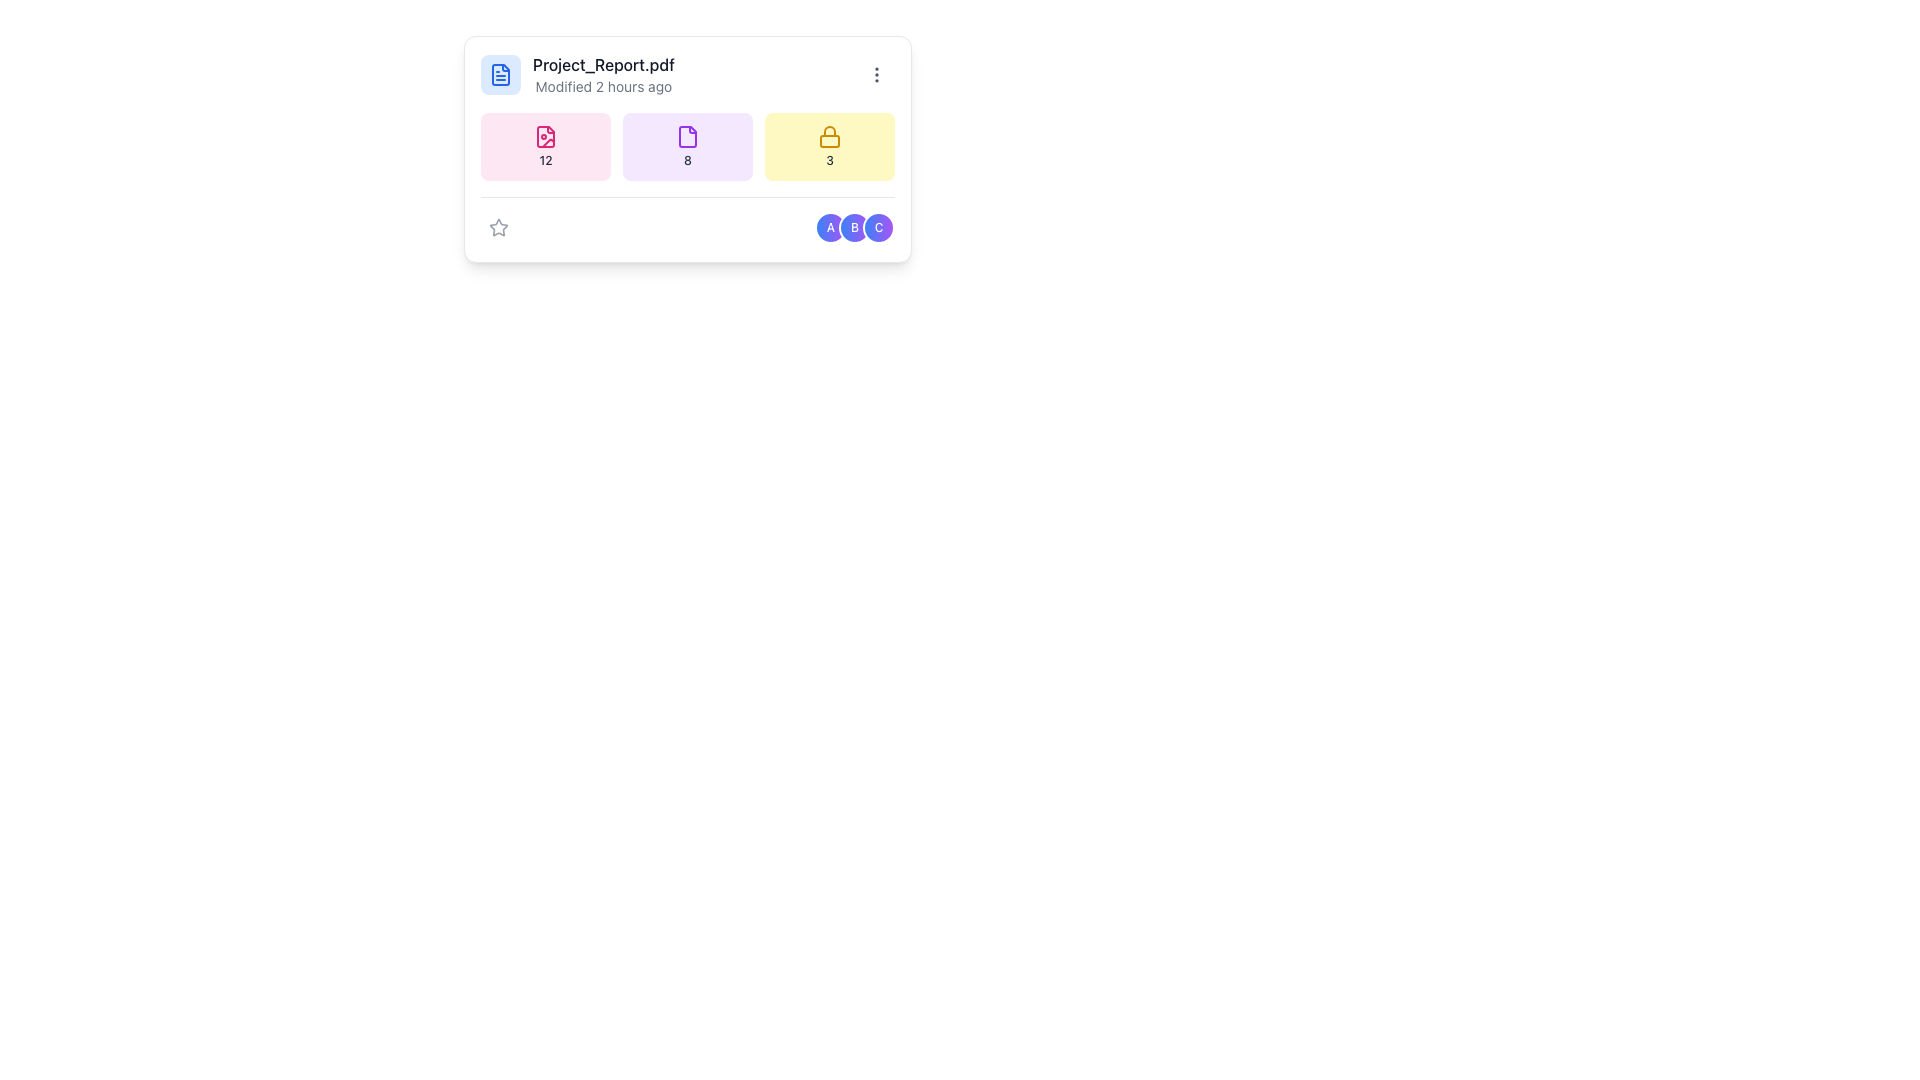 This screenshot has height=1080, width=1920. What do you see at coordinates (546, 160) in the screenshot?
I see `the text that provides additional information about the count of associated files or images, located at the bottom center of the pink tile below the icon and label 'Images'` at bounding box center [546, 160].